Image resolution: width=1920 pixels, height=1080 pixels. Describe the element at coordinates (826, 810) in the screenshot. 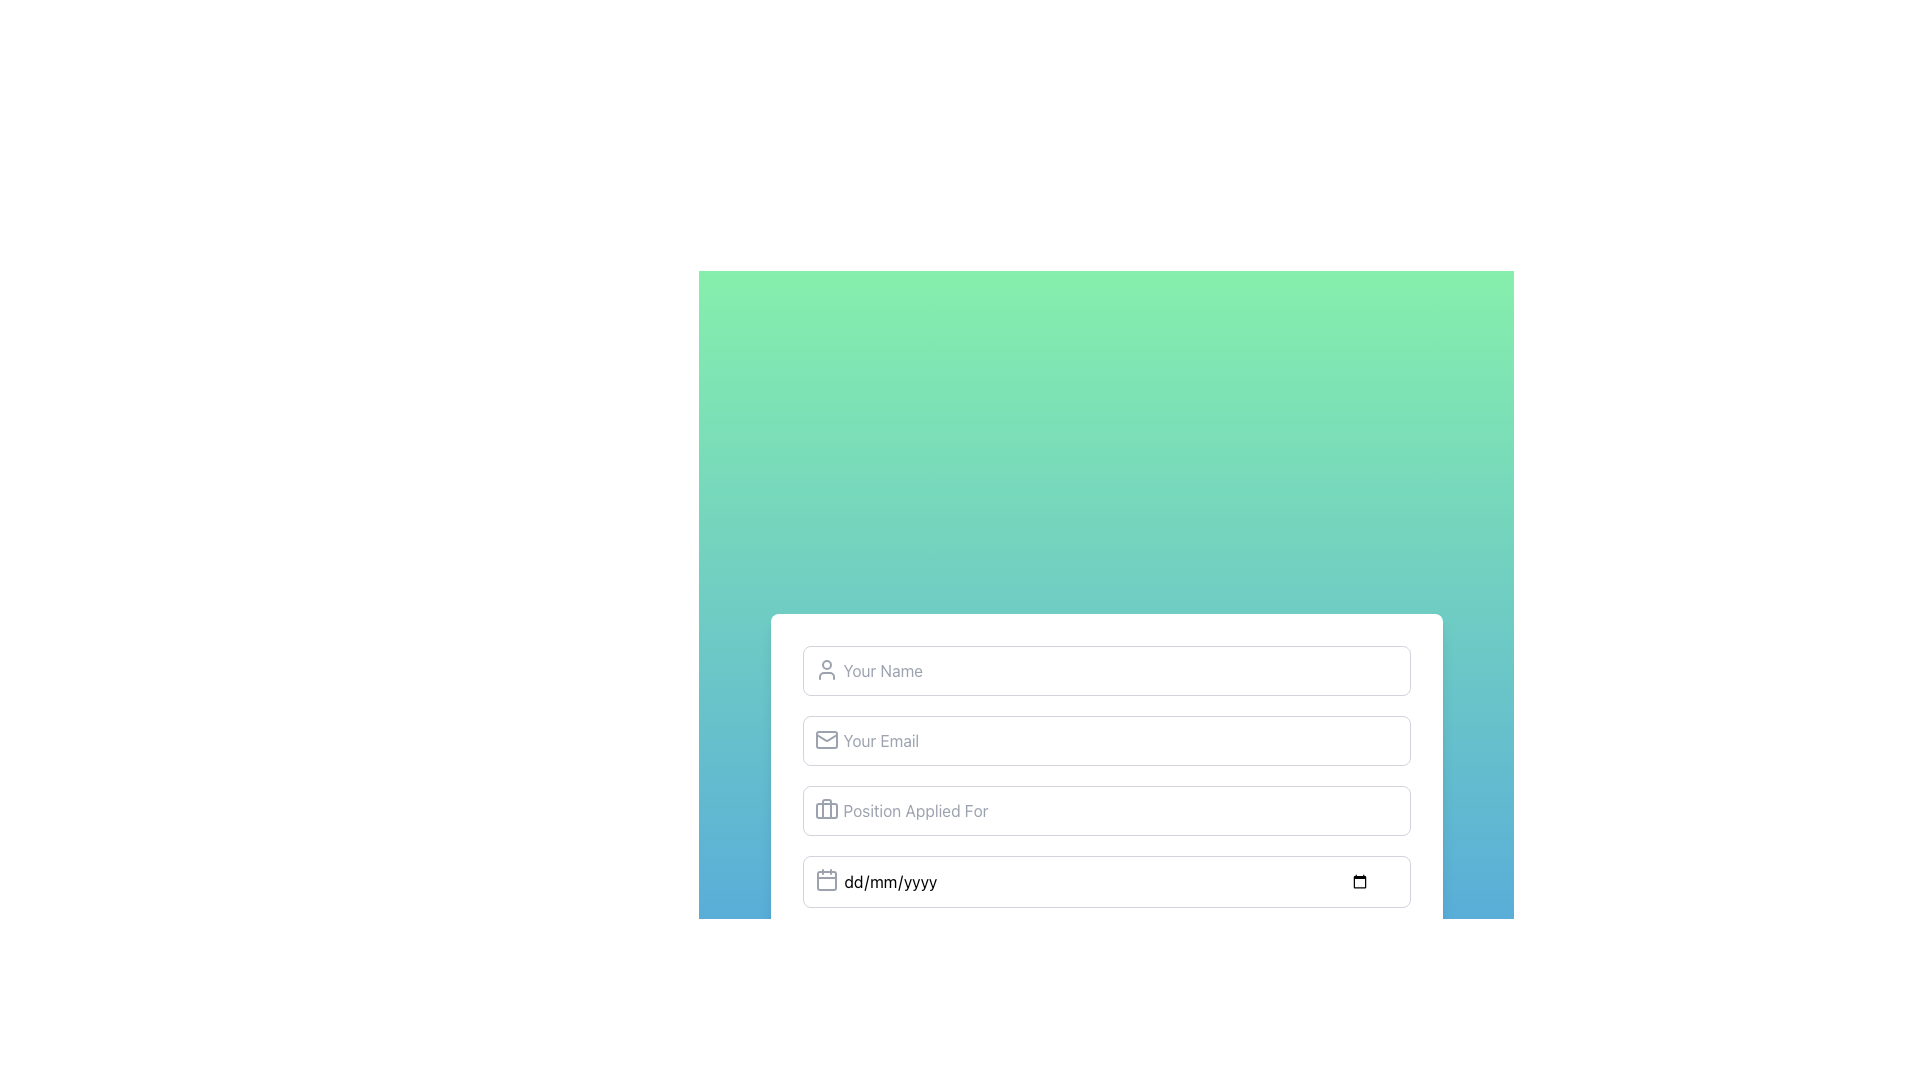

I see `the briefcase icon component within the SVG that is adjacent to the 'Position Applied For' input field, despite it being non-interactive` at that location.